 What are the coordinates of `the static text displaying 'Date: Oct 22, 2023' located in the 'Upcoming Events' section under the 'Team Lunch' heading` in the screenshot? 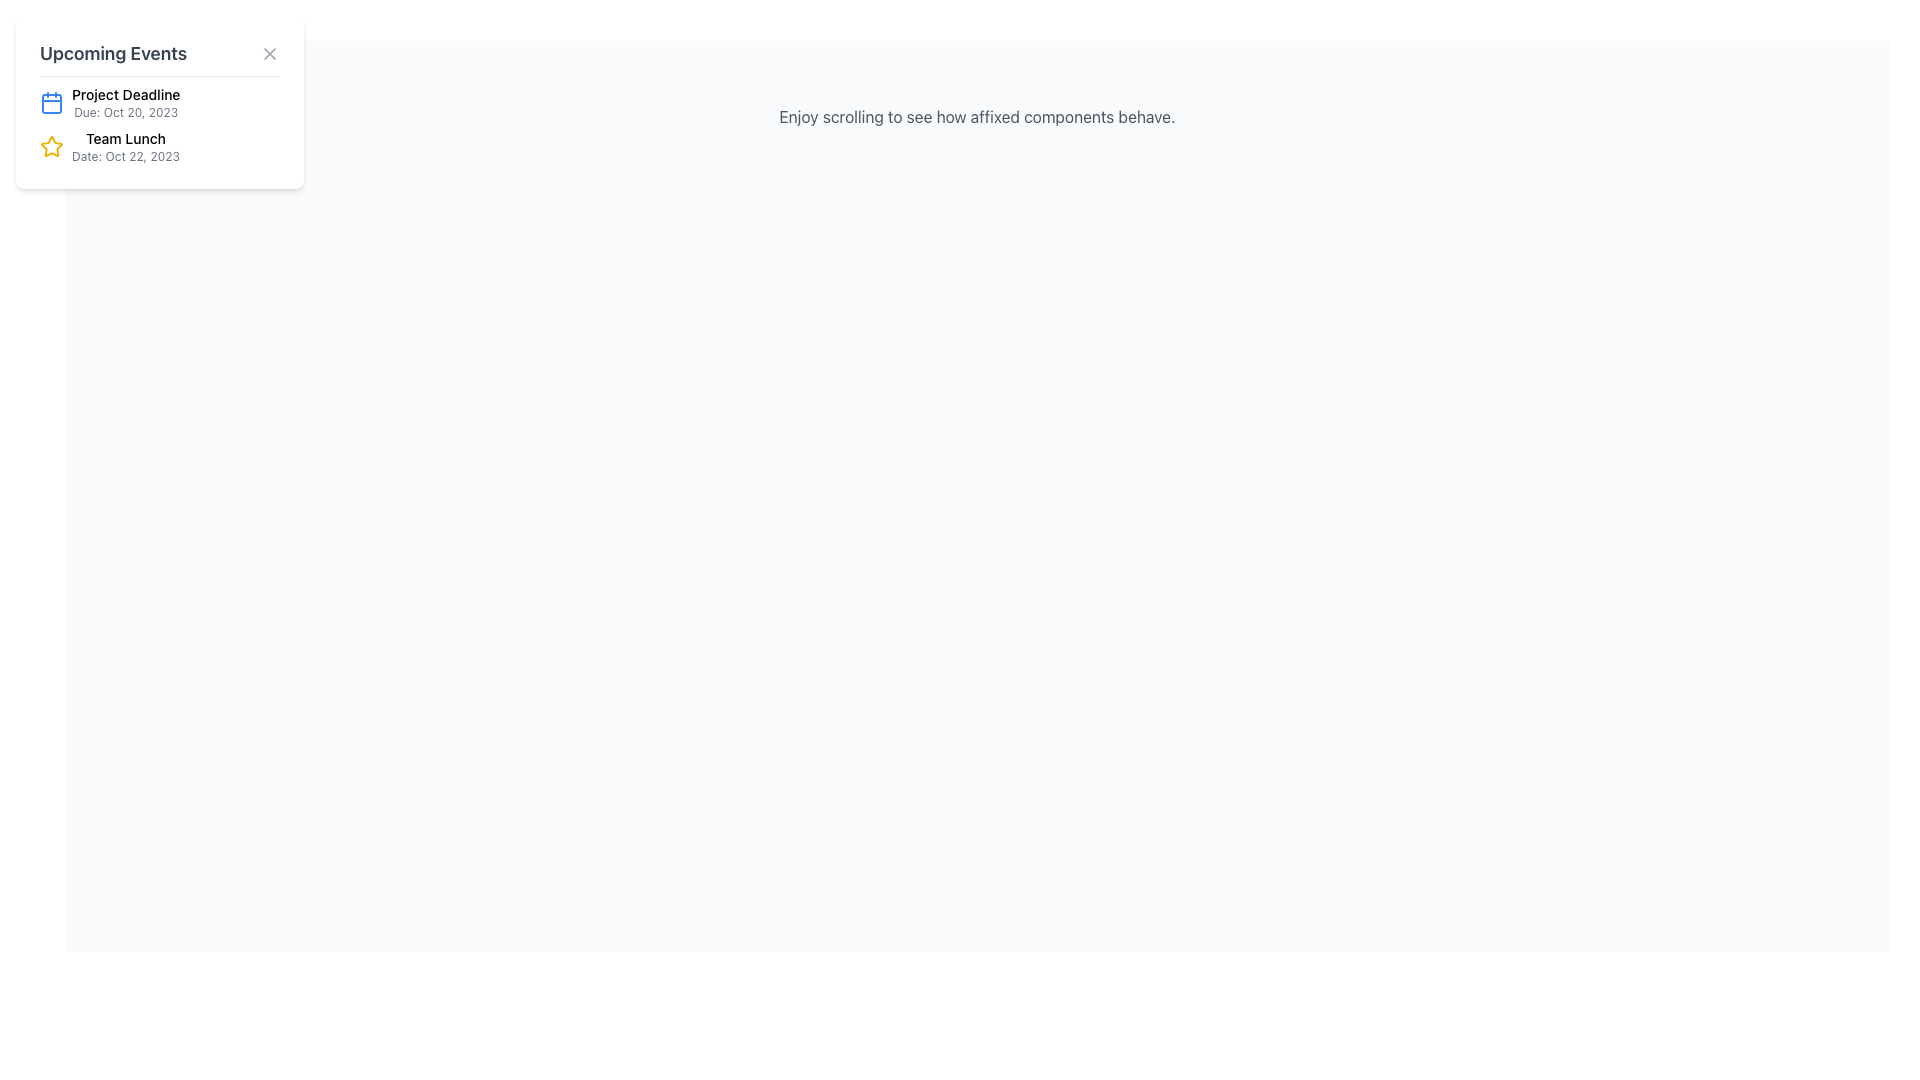 It's located at (124, 156).